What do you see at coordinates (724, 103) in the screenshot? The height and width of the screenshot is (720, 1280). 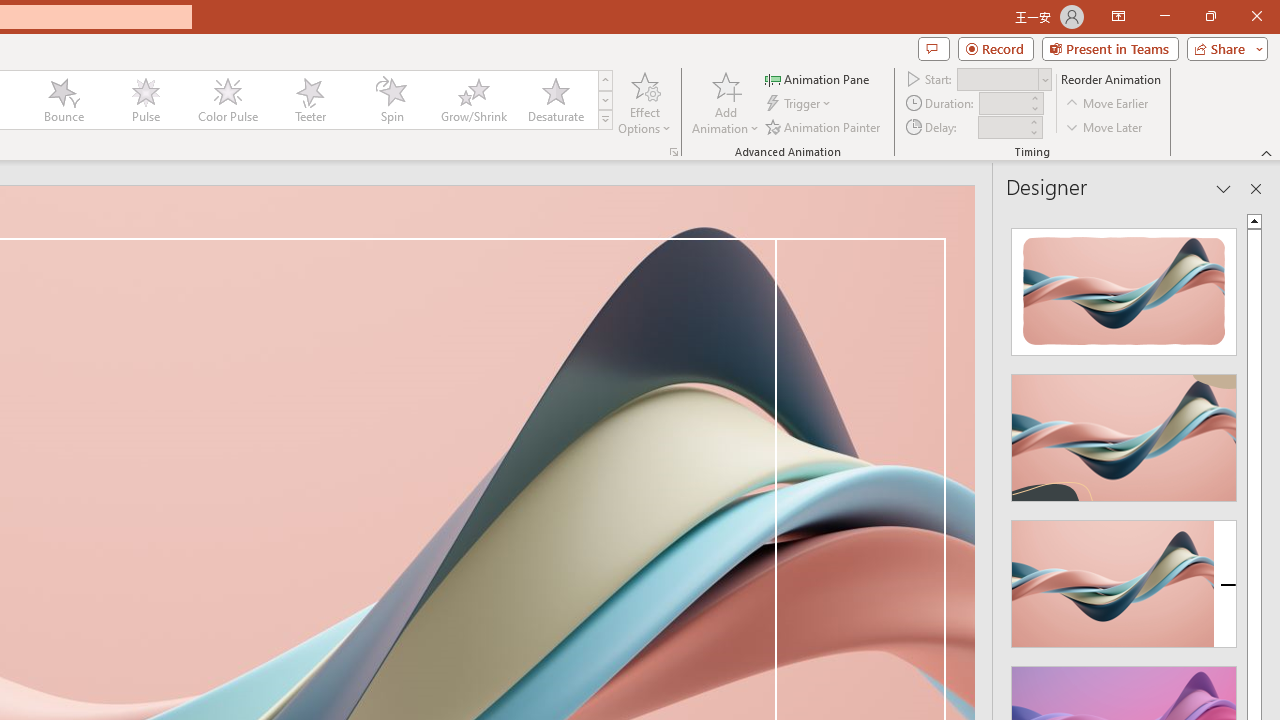 I see `'Add Animation'` at bounding box center [724, 103].